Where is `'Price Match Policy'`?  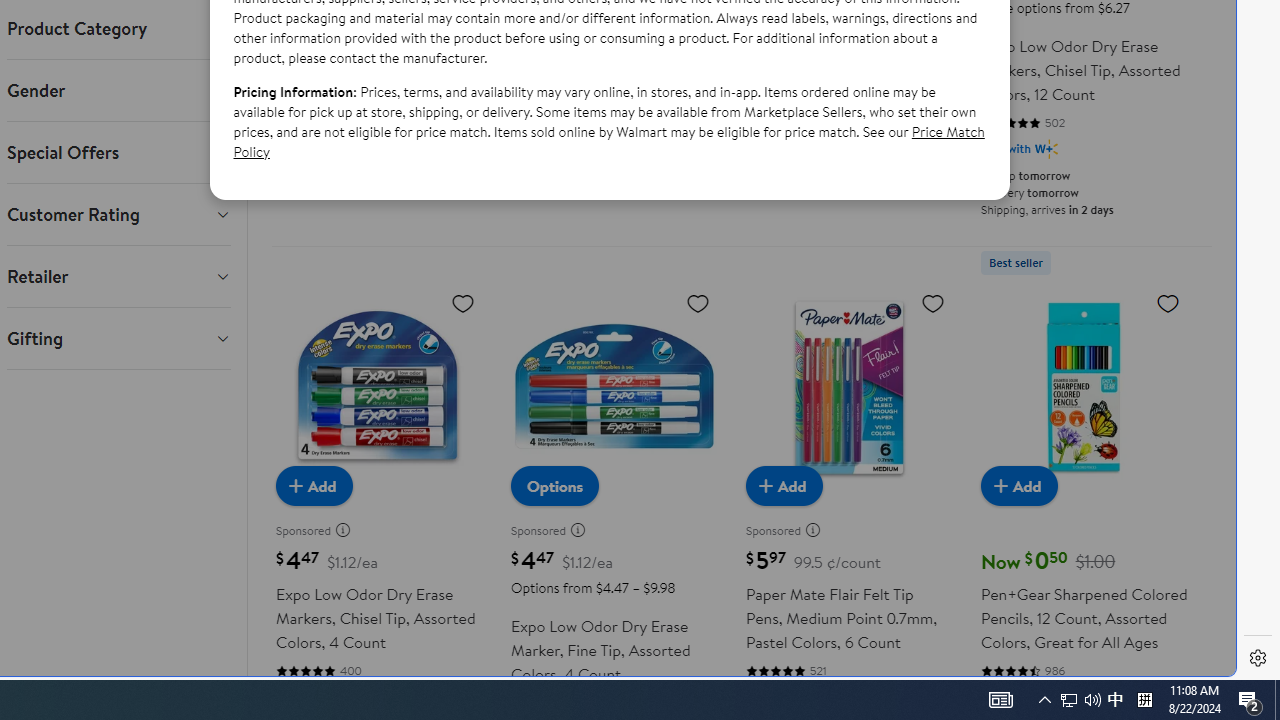
'Price Match Policy' is located at coordinates (608, 140).